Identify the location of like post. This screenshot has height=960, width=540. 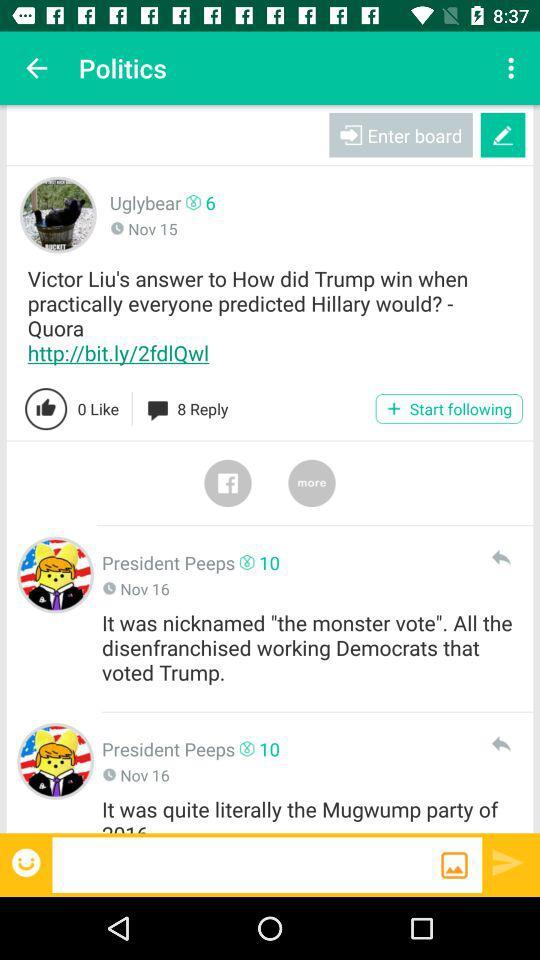
(46, 408).